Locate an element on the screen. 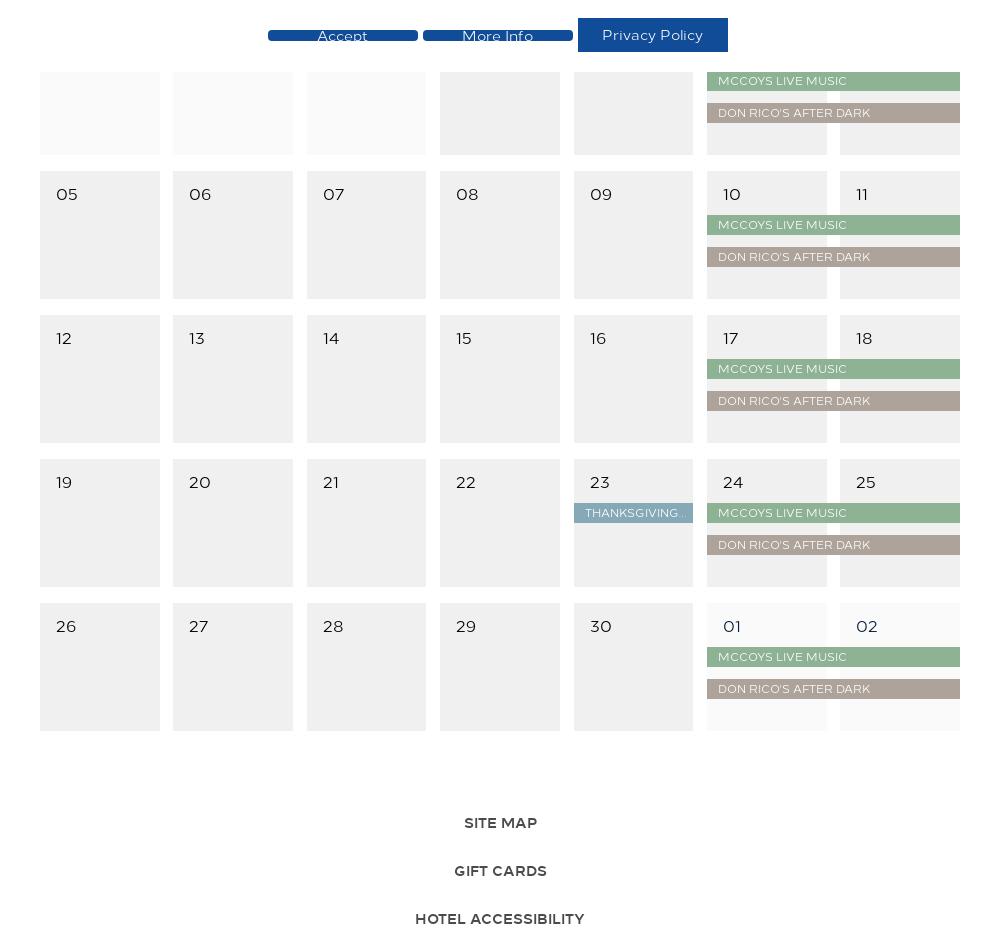 The image size is (1000, 928). '25' is located at coordinates (855, 479).